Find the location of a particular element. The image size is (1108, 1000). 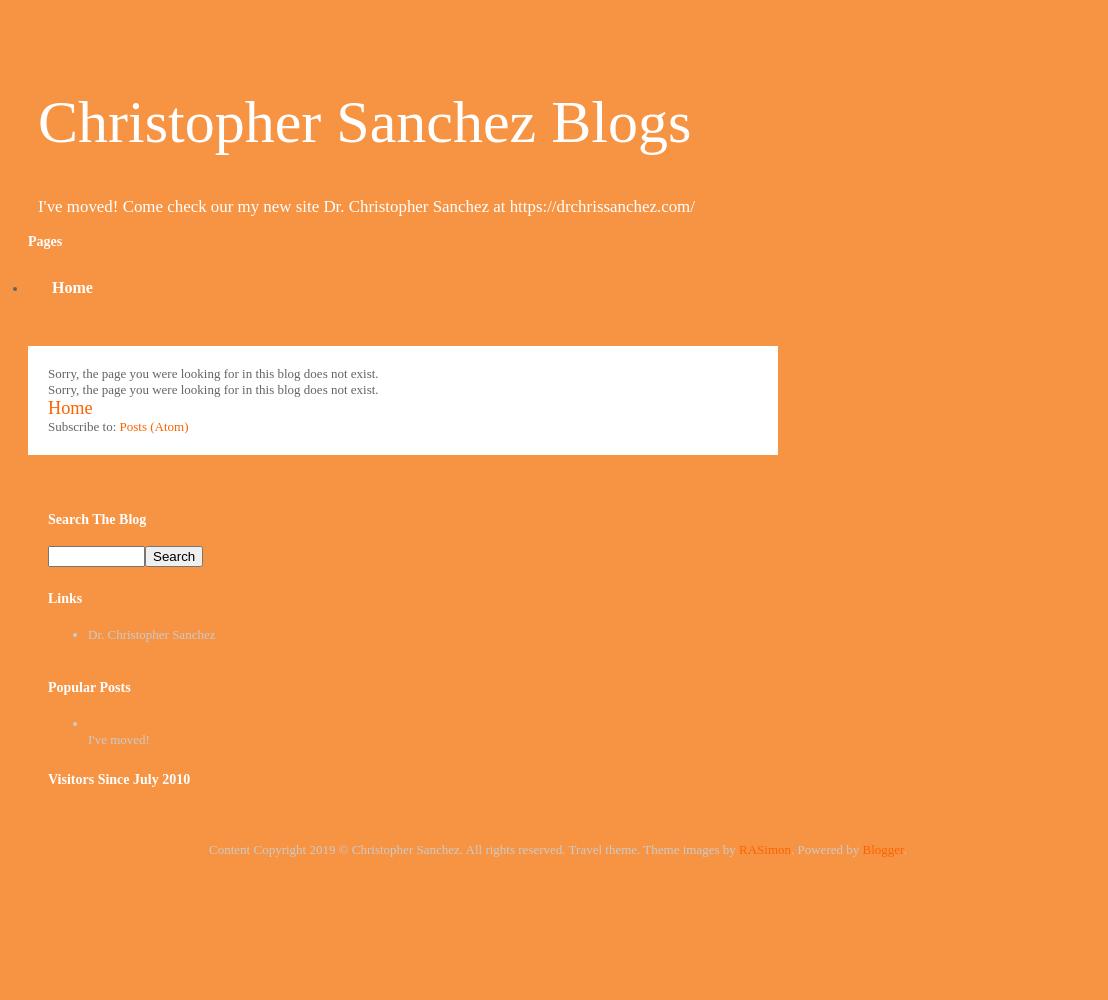

'Search The Blog' is located at coordinates (96, 518).